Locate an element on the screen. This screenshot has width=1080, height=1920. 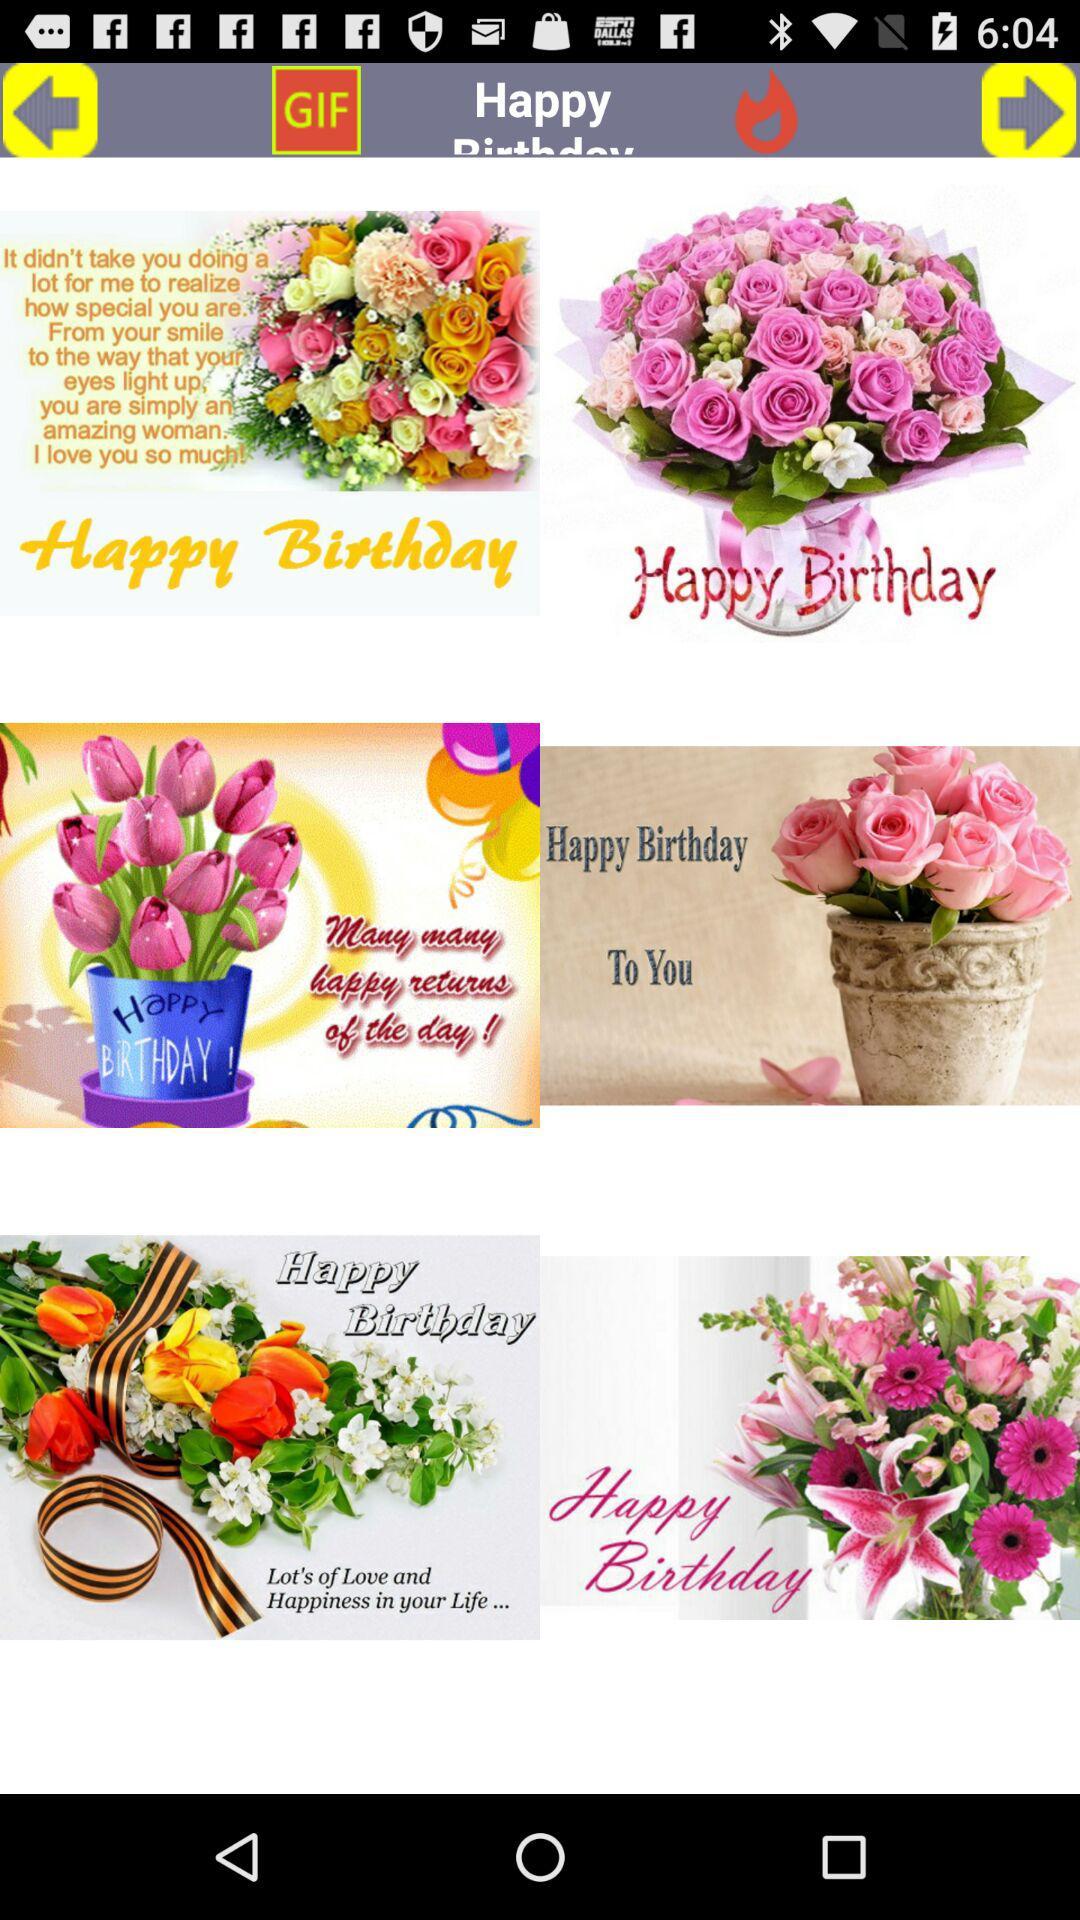
the arrow_backward icon is located at coordinates (49, 117).